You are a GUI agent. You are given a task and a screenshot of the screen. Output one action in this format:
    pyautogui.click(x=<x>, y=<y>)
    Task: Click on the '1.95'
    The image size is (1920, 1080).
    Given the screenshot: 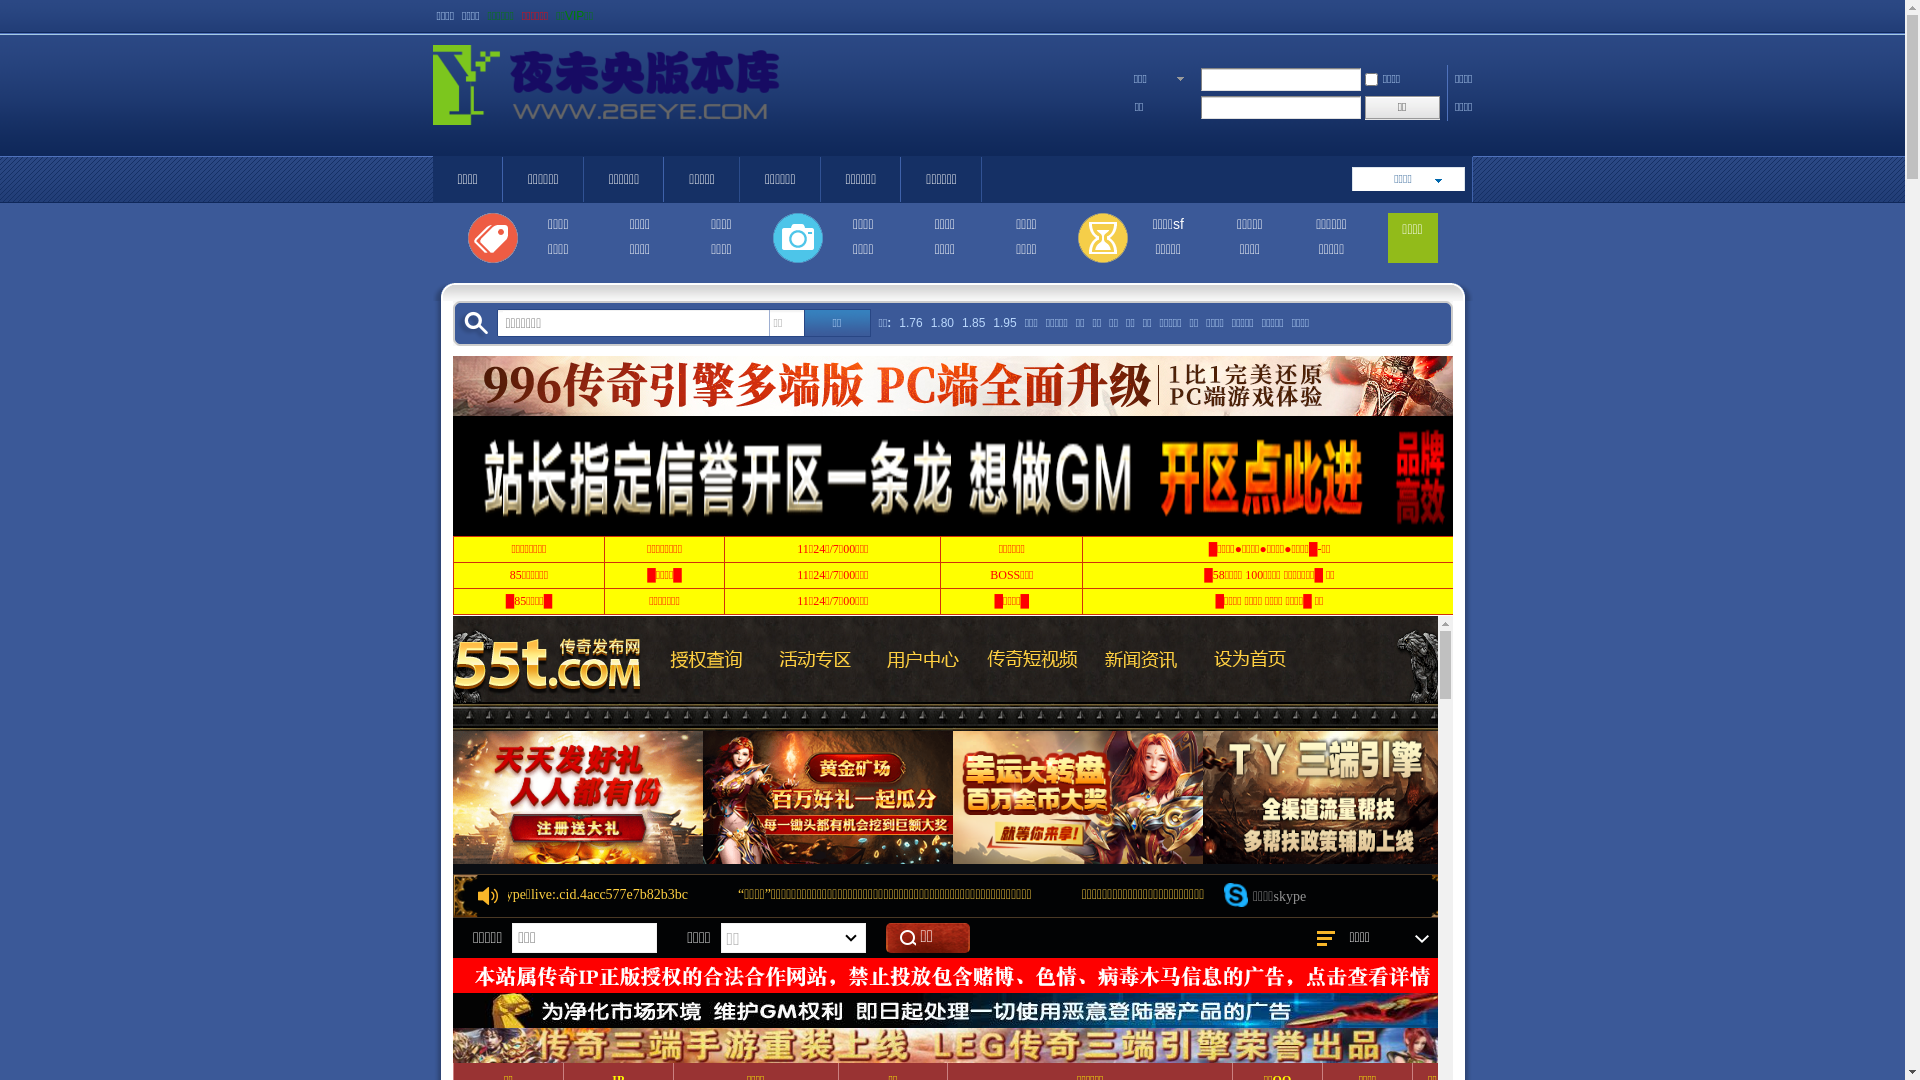 What is the action you would take?
    pyautogui.click(x=993, y=322)
    